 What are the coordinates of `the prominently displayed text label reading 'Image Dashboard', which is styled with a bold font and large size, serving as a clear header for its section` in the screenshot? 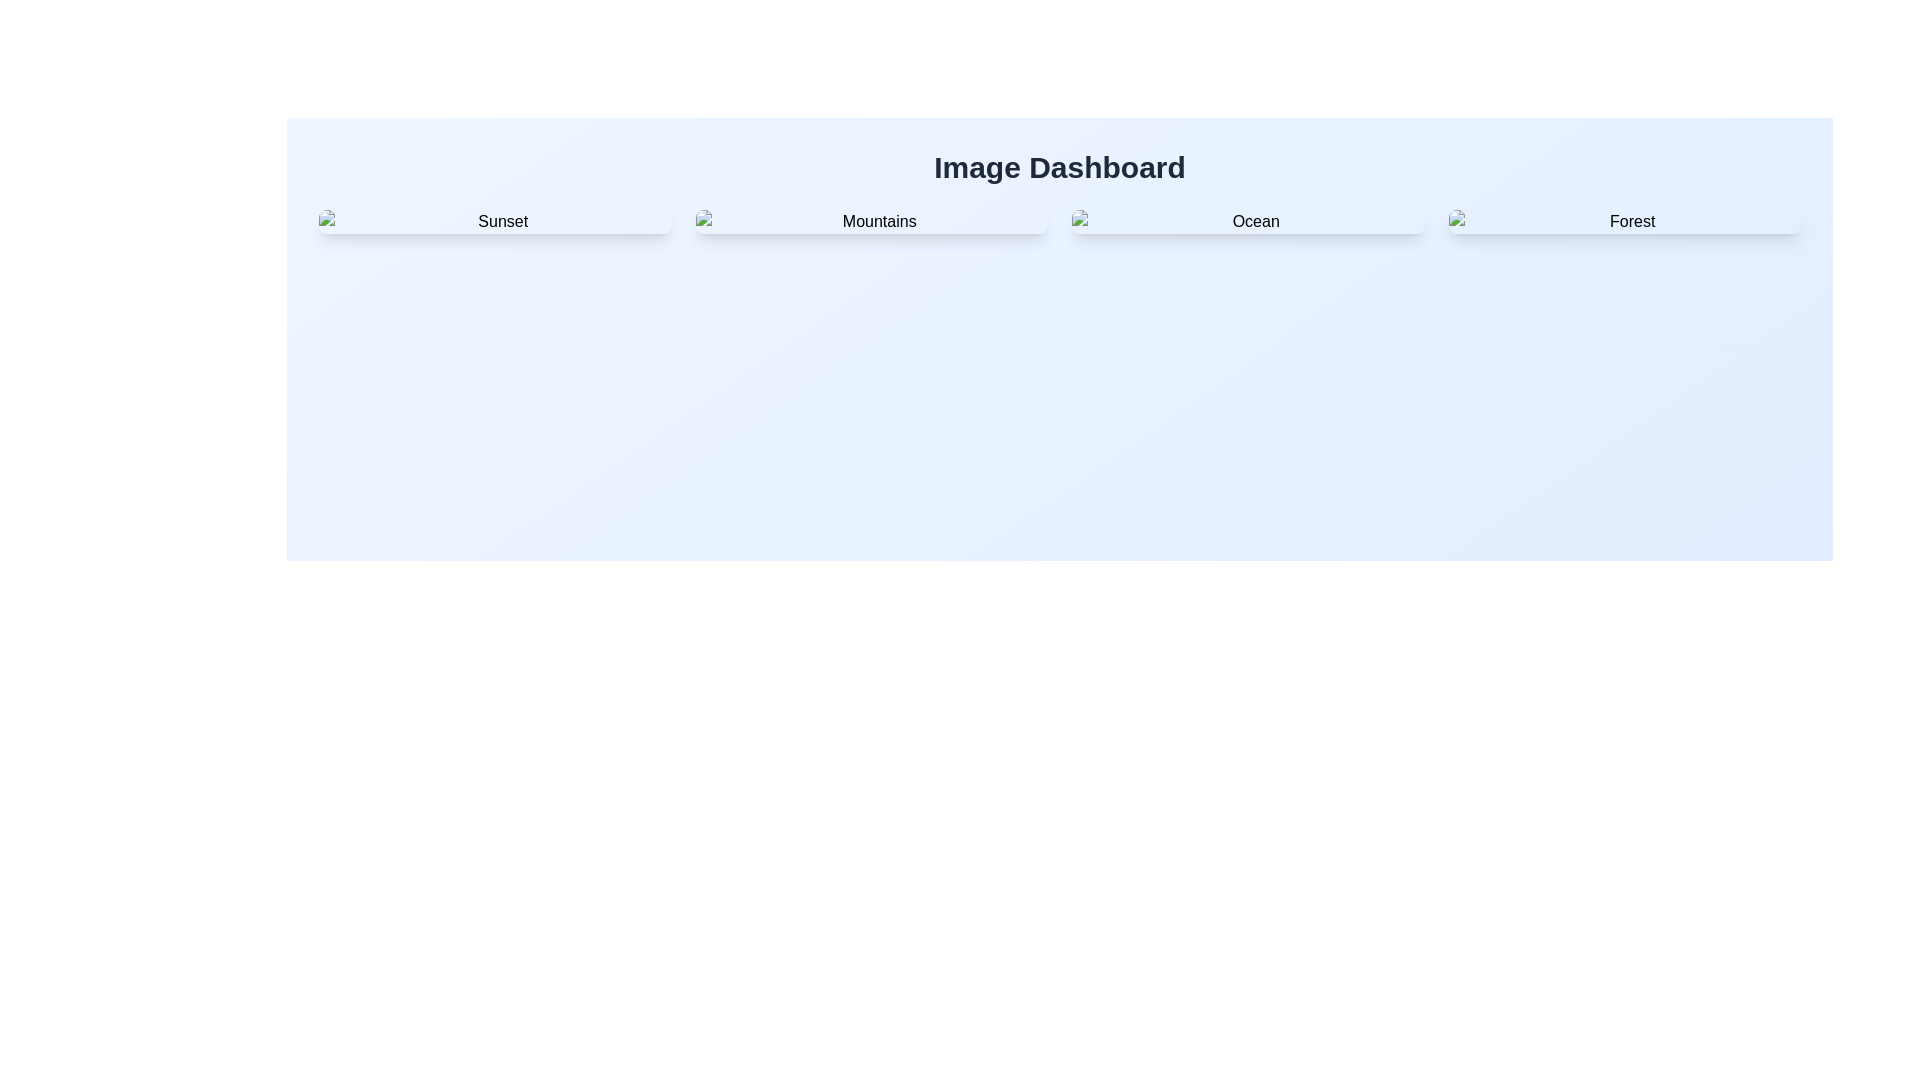 It's located at (1059, 167).